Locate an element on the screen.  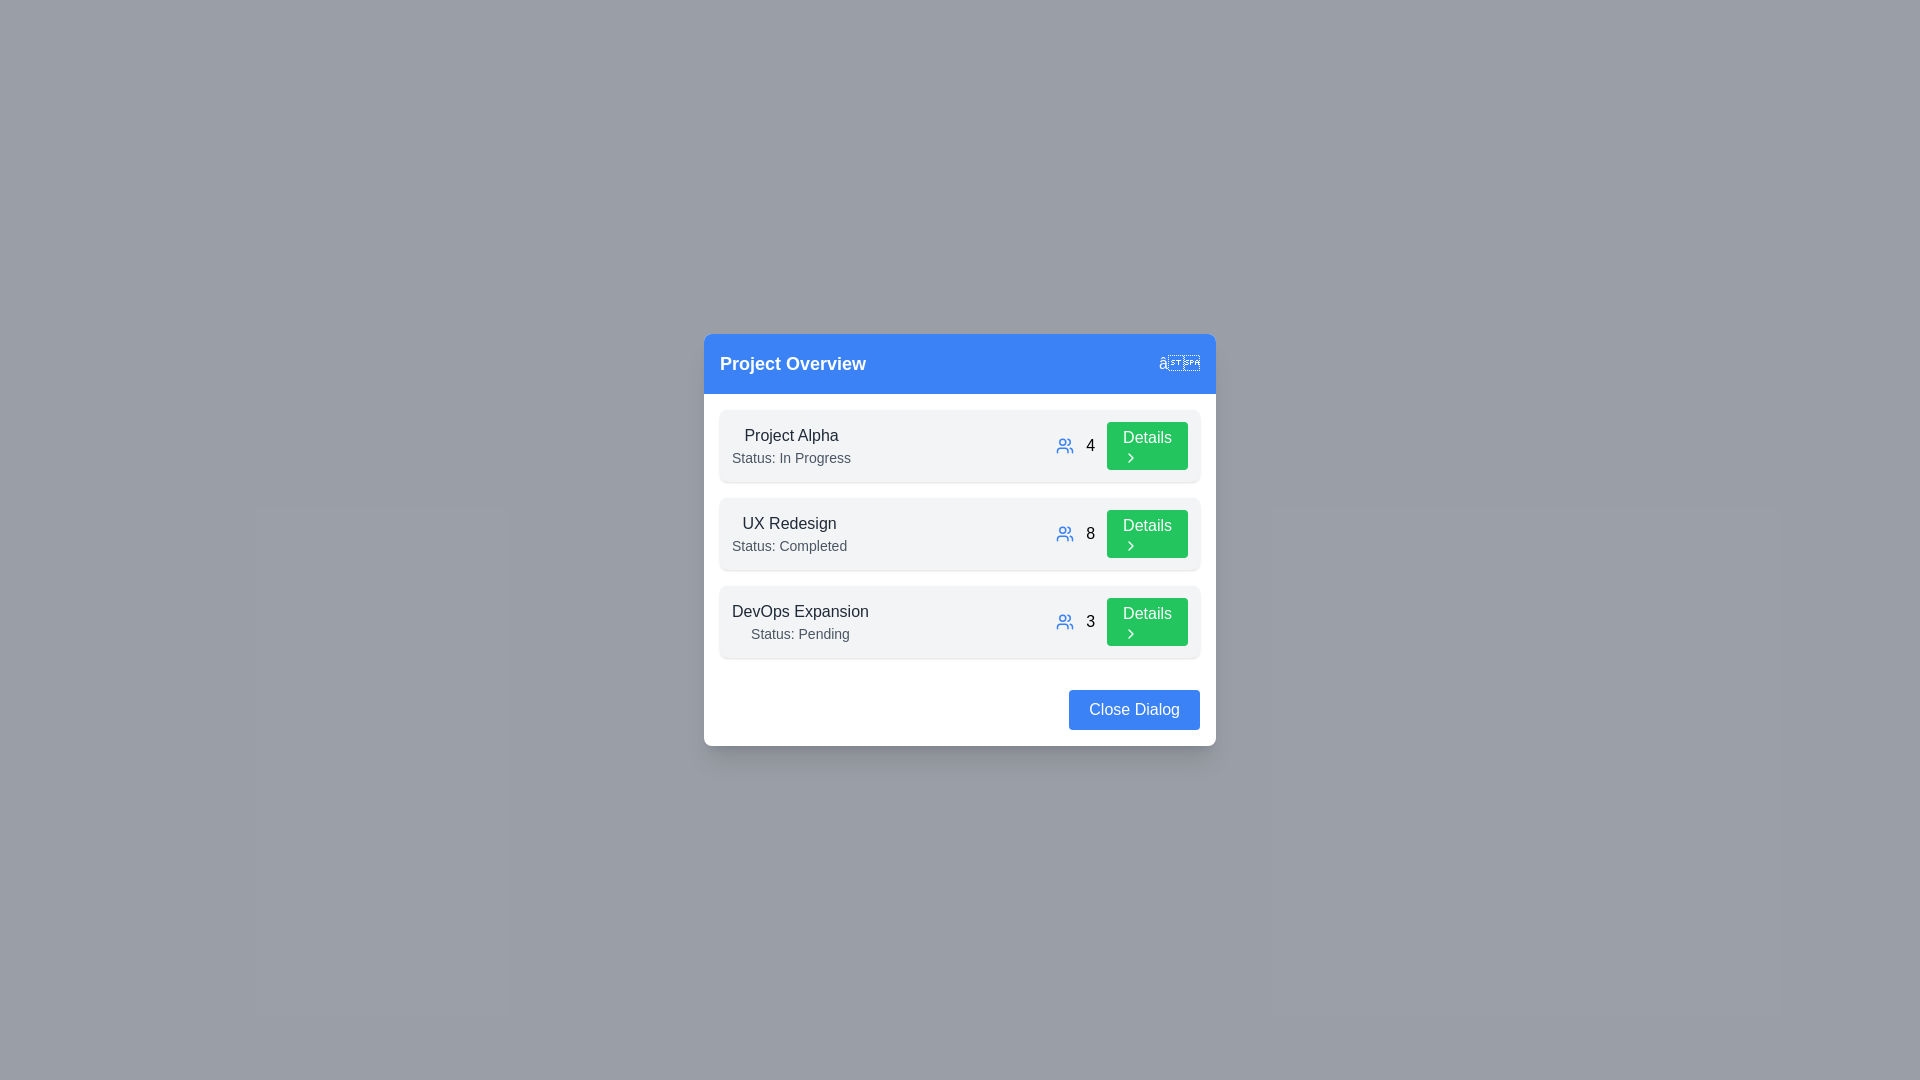
the project item corresponding to Project Alpha is located at coordinates (960, 445).